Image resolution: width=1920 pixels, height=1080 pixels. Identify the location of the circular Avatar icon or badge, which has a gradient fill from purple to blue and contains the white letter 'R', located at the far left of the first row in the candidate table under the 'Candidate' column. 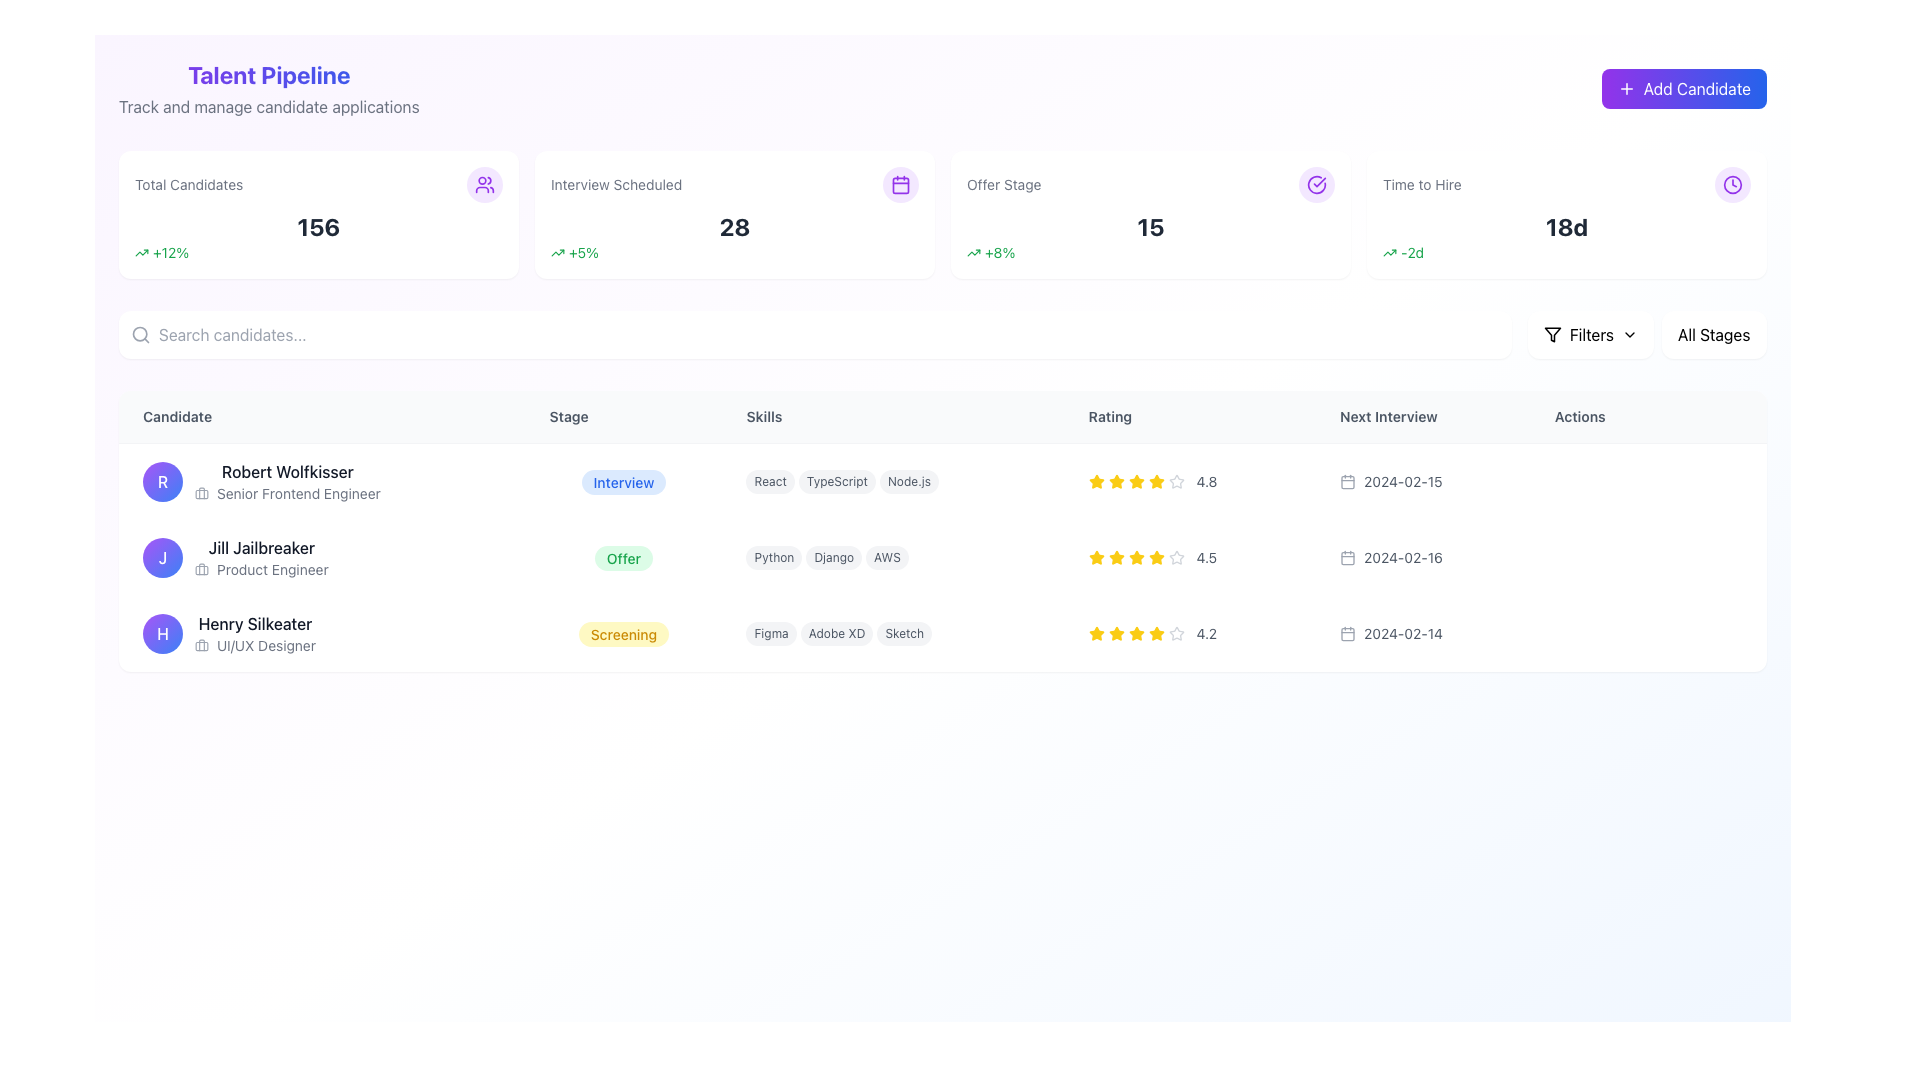
(163, 482).